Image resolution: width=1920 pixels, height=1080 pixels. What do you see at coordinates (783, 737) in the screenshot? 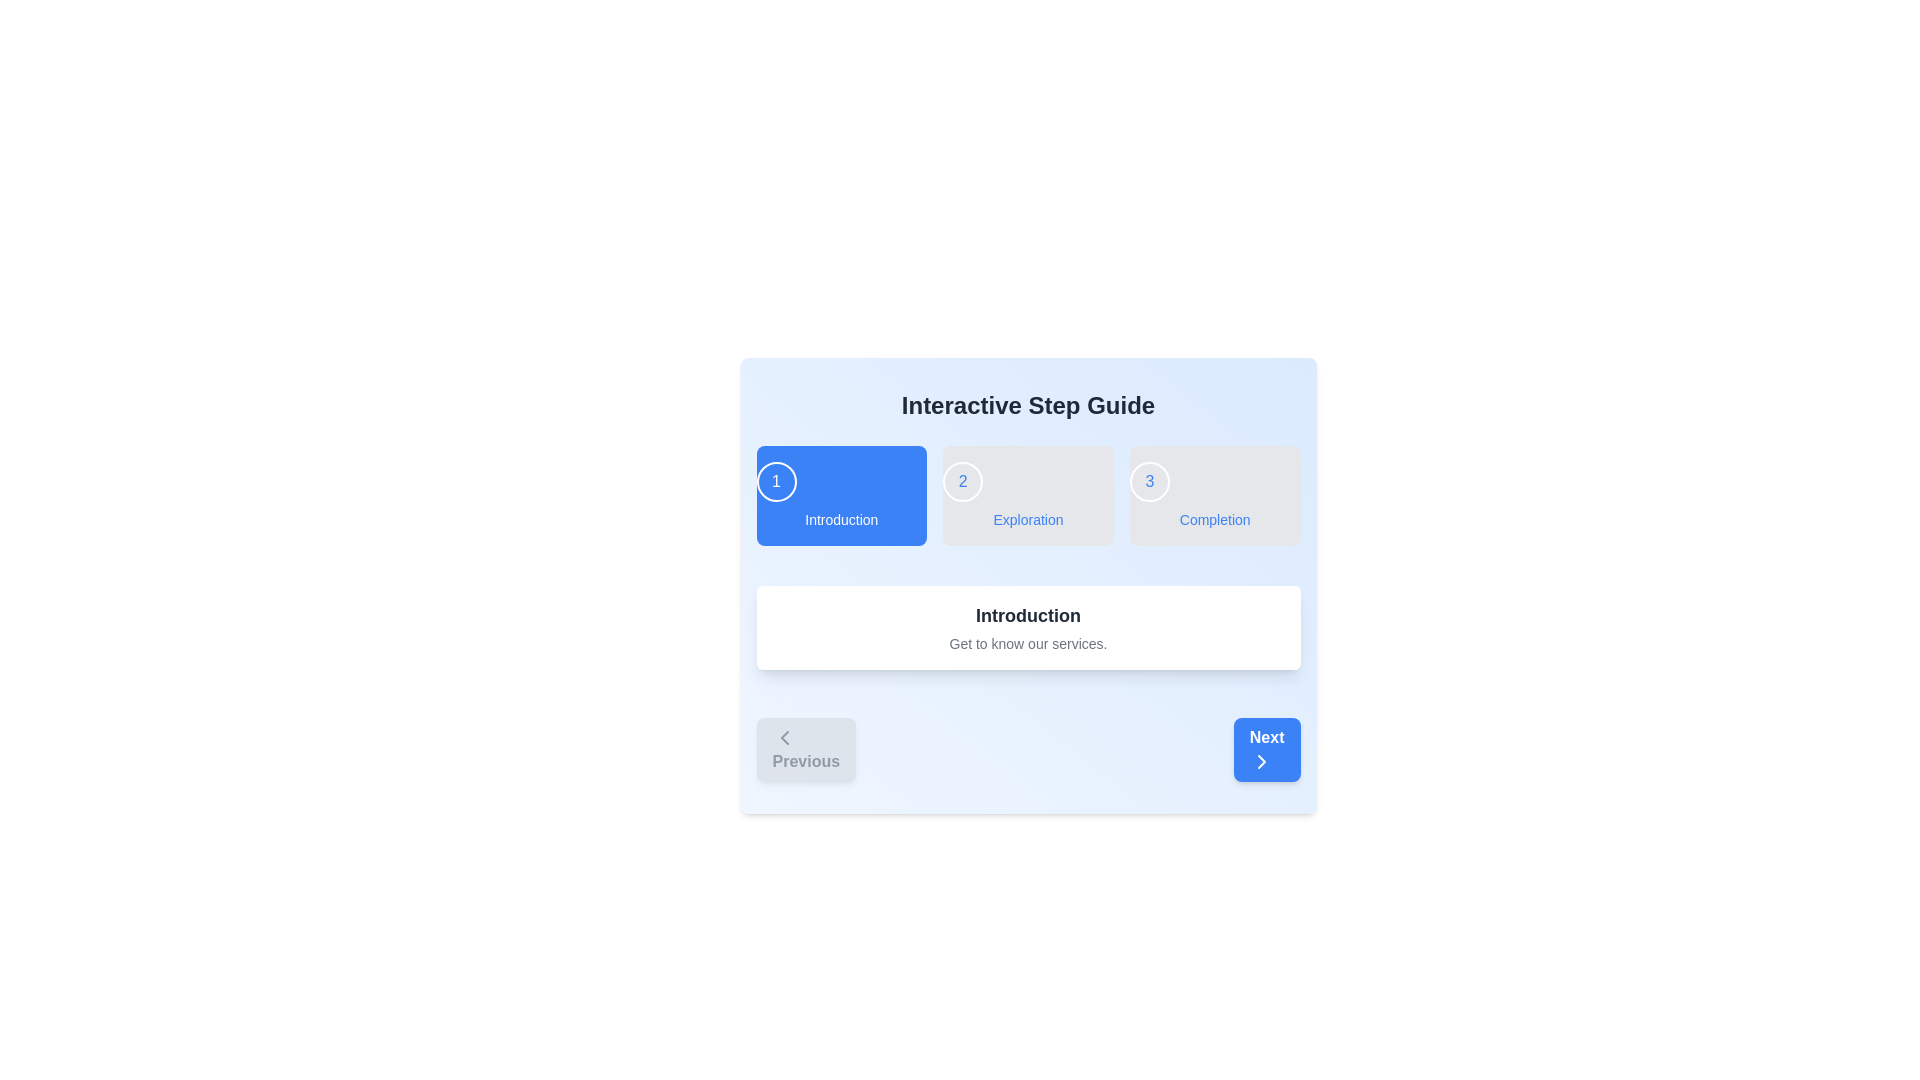
I see `the 'Previous' button which contains the directional icon indicating navigation to the previous step` at bounding box center [783, 737].